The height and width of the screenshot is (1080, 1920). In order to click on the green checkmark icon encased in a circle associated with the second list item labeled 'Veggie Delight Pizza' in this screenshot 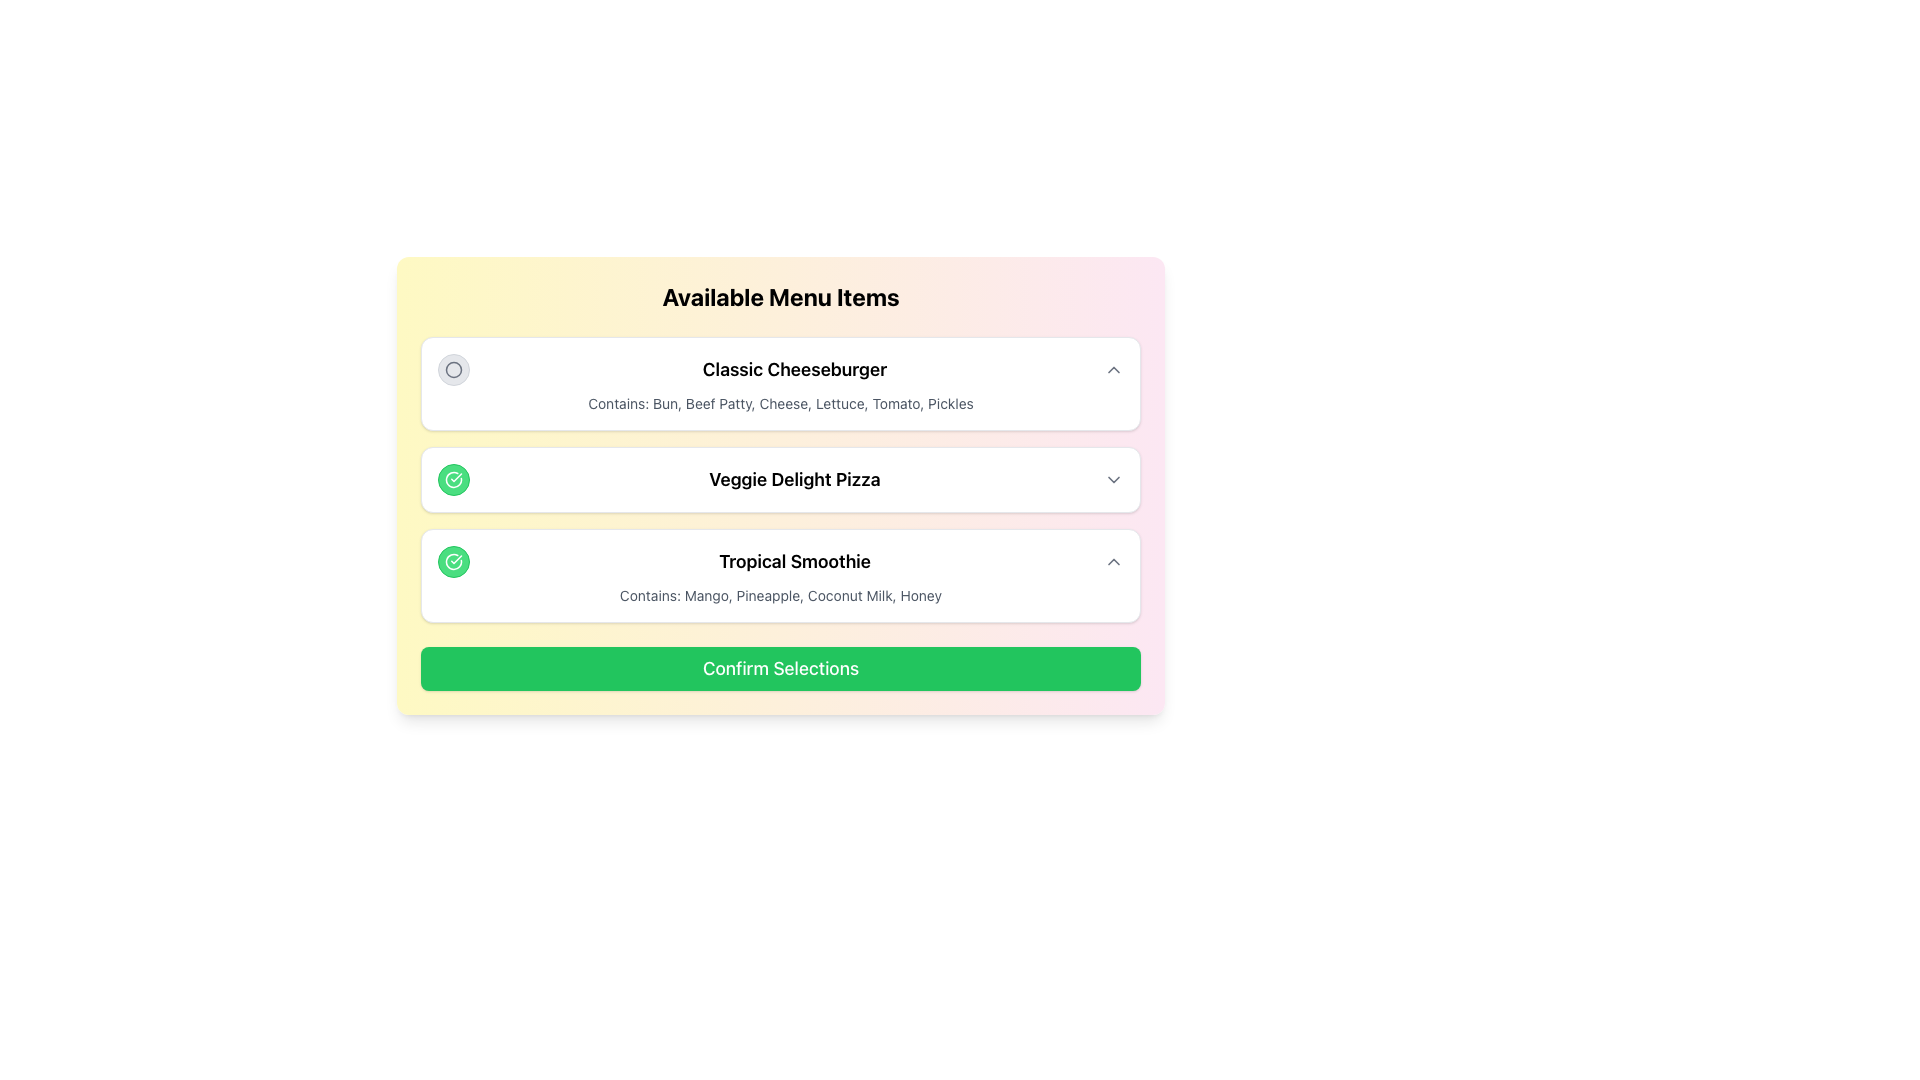, I will do `click(453, 562)`.